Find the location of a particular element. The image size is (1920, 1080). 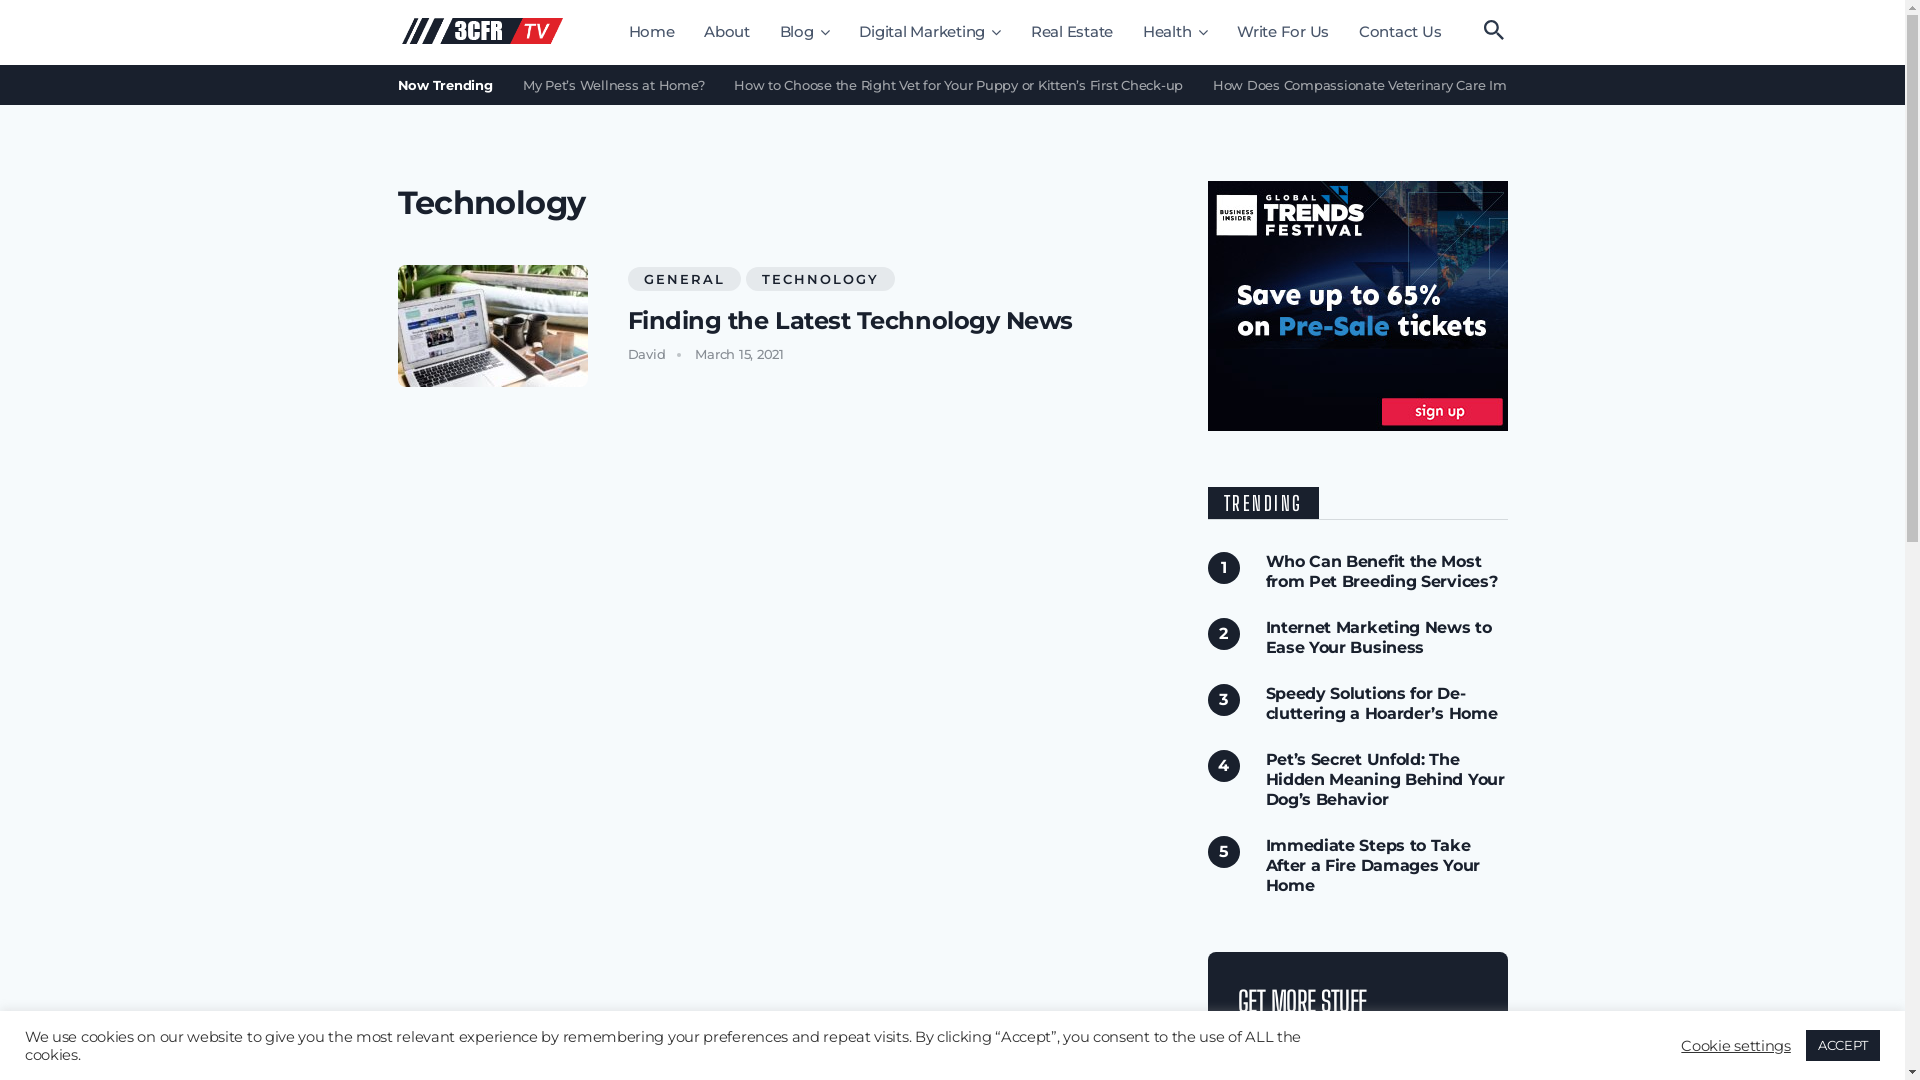

'David' is located at coordinates (647, 353).